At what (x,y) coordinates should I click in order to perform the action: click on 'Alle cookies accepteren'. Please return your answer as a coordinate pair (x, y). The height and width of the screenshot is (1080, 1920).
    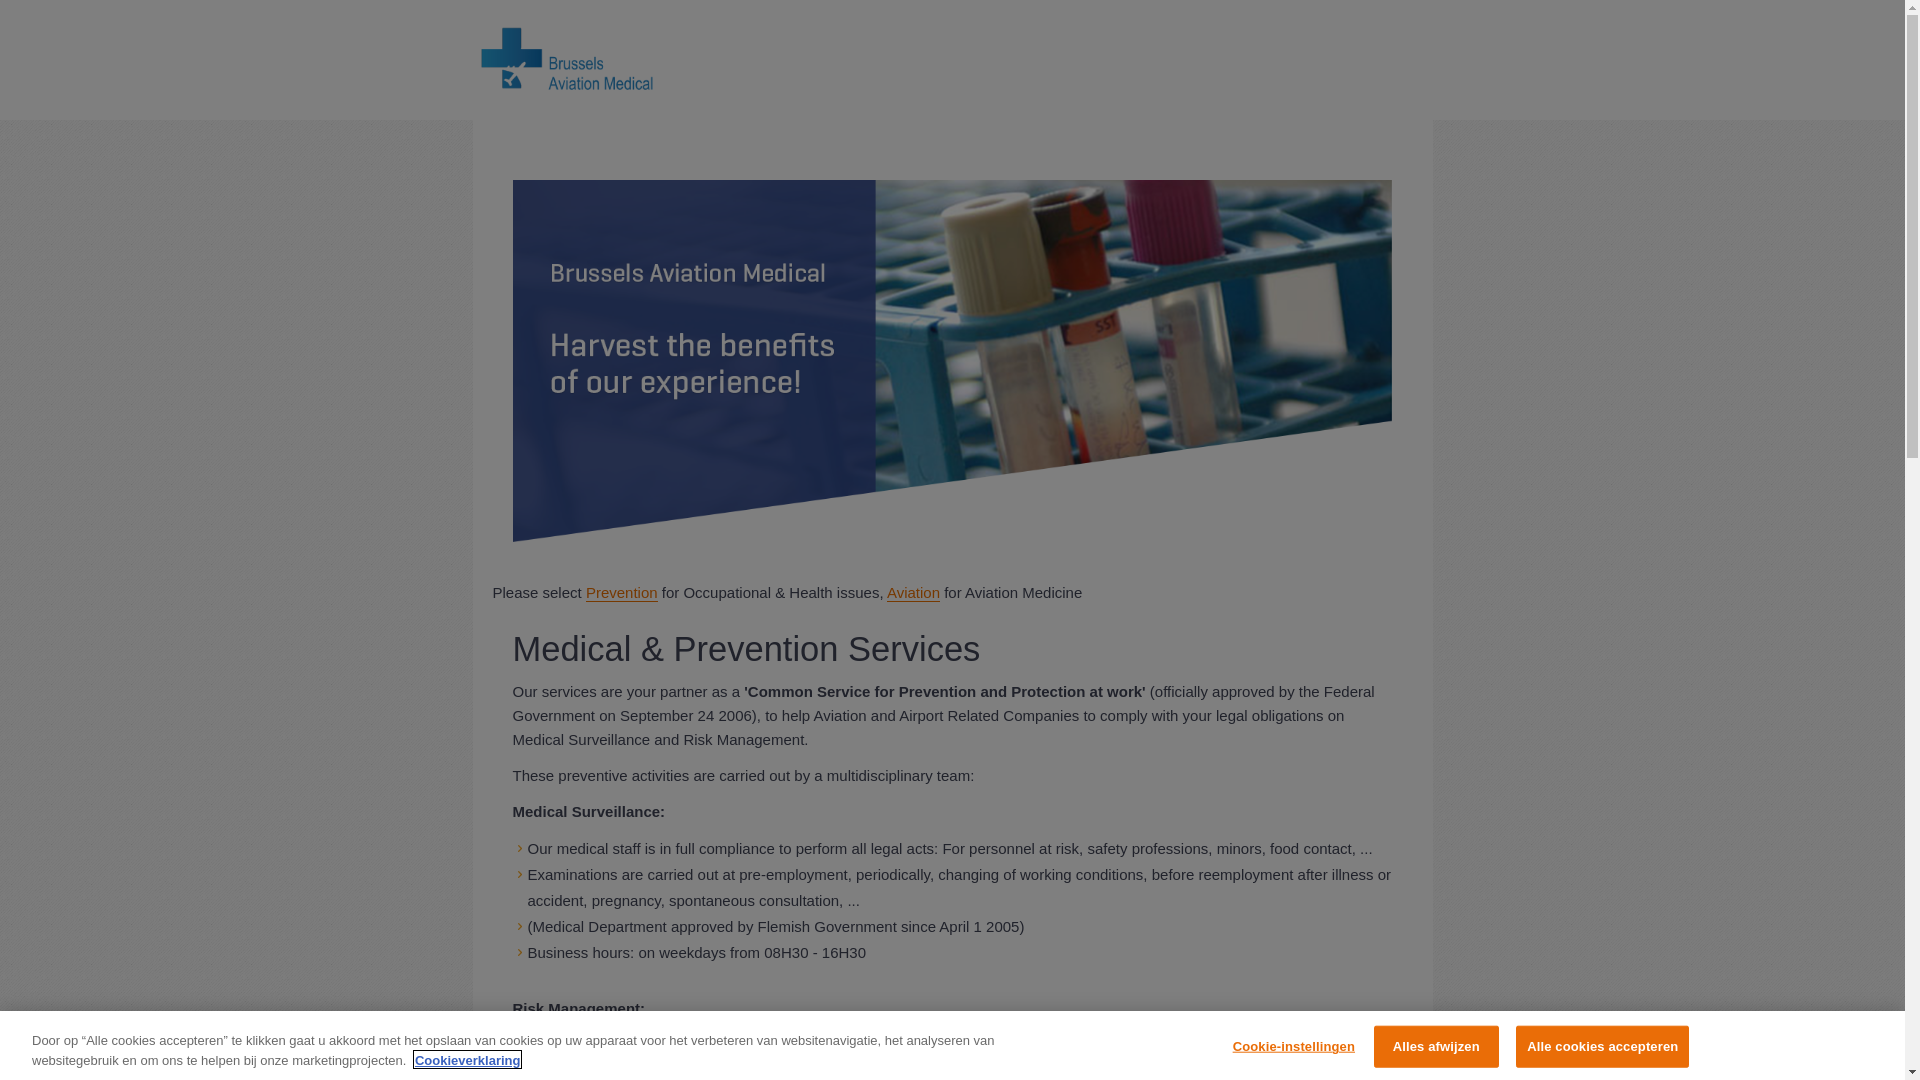
    Looking at the image, I should click on (1602, 1045).